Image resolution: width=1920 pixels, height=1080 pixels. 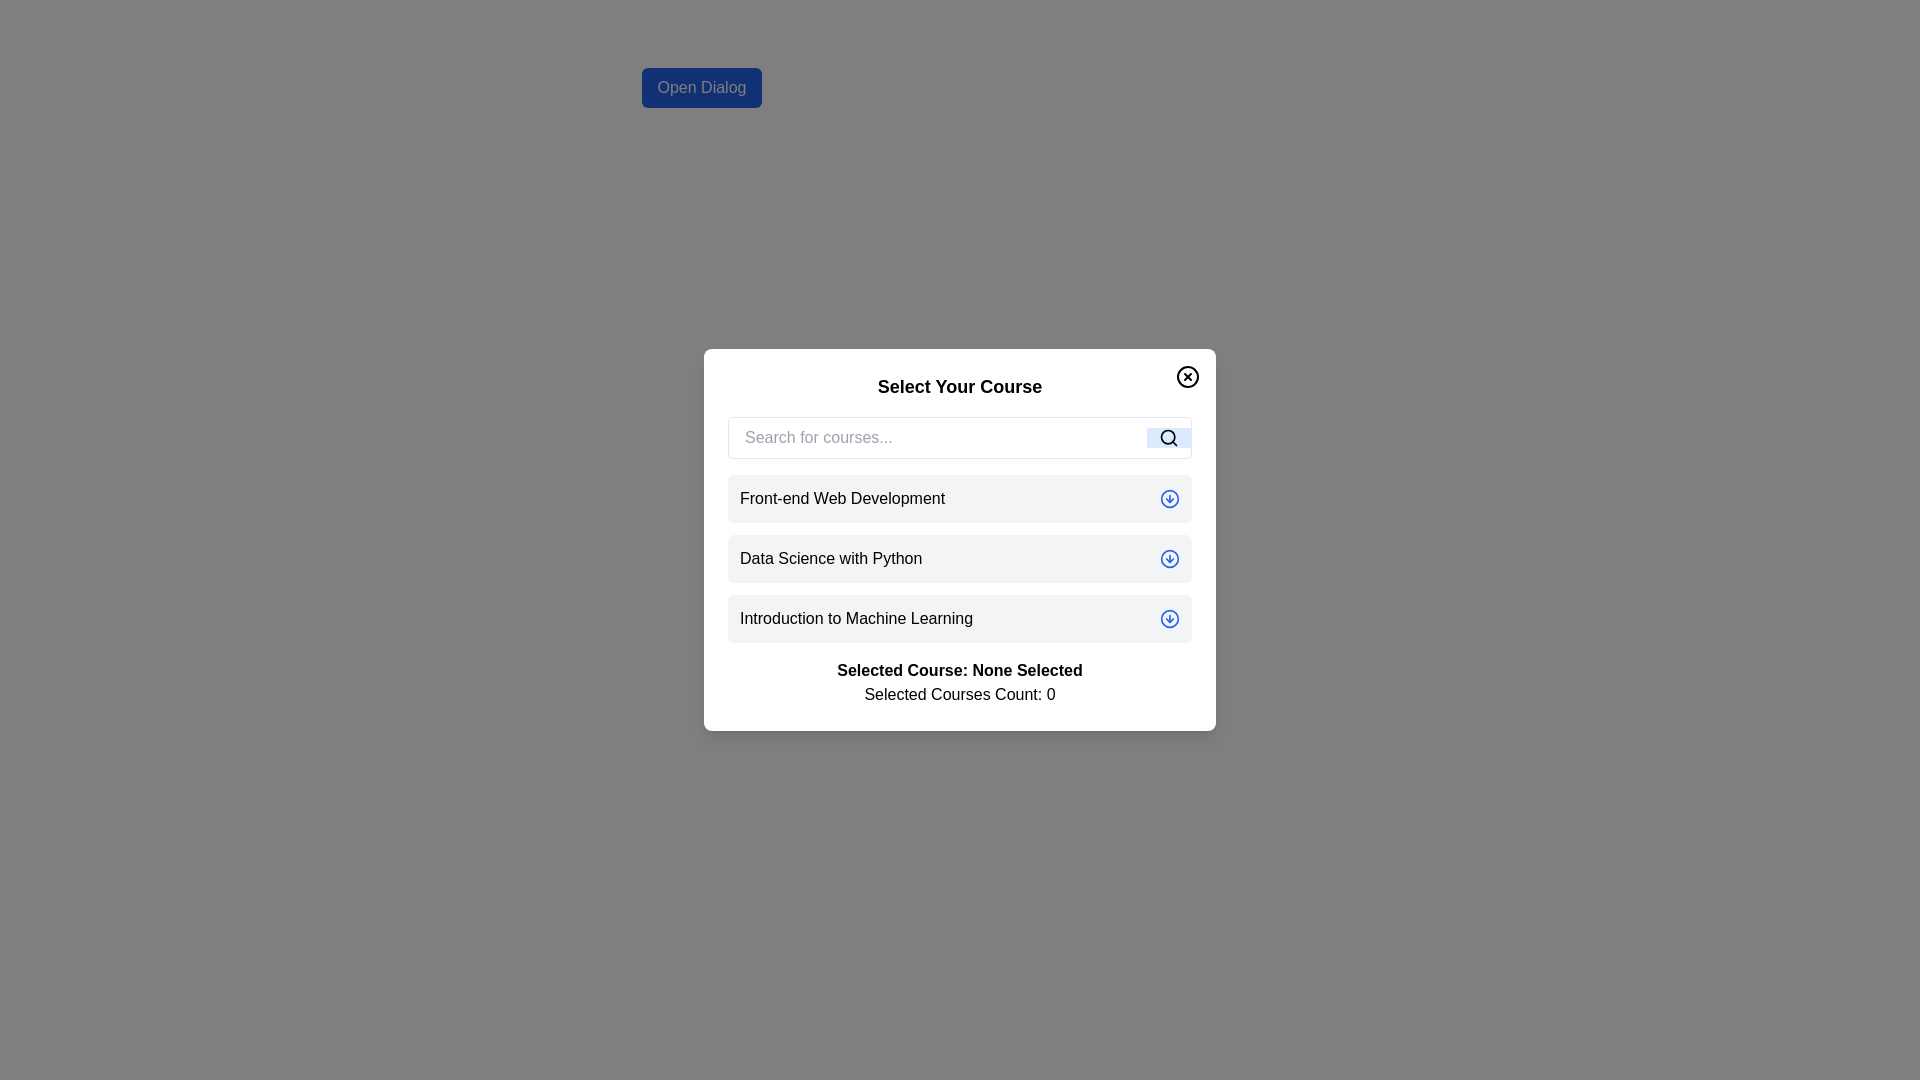 I want to click on the button with an icon located at the bottom-right corner of the 'Introduction to Machine Learning' section, so click(x=1170, y=617).